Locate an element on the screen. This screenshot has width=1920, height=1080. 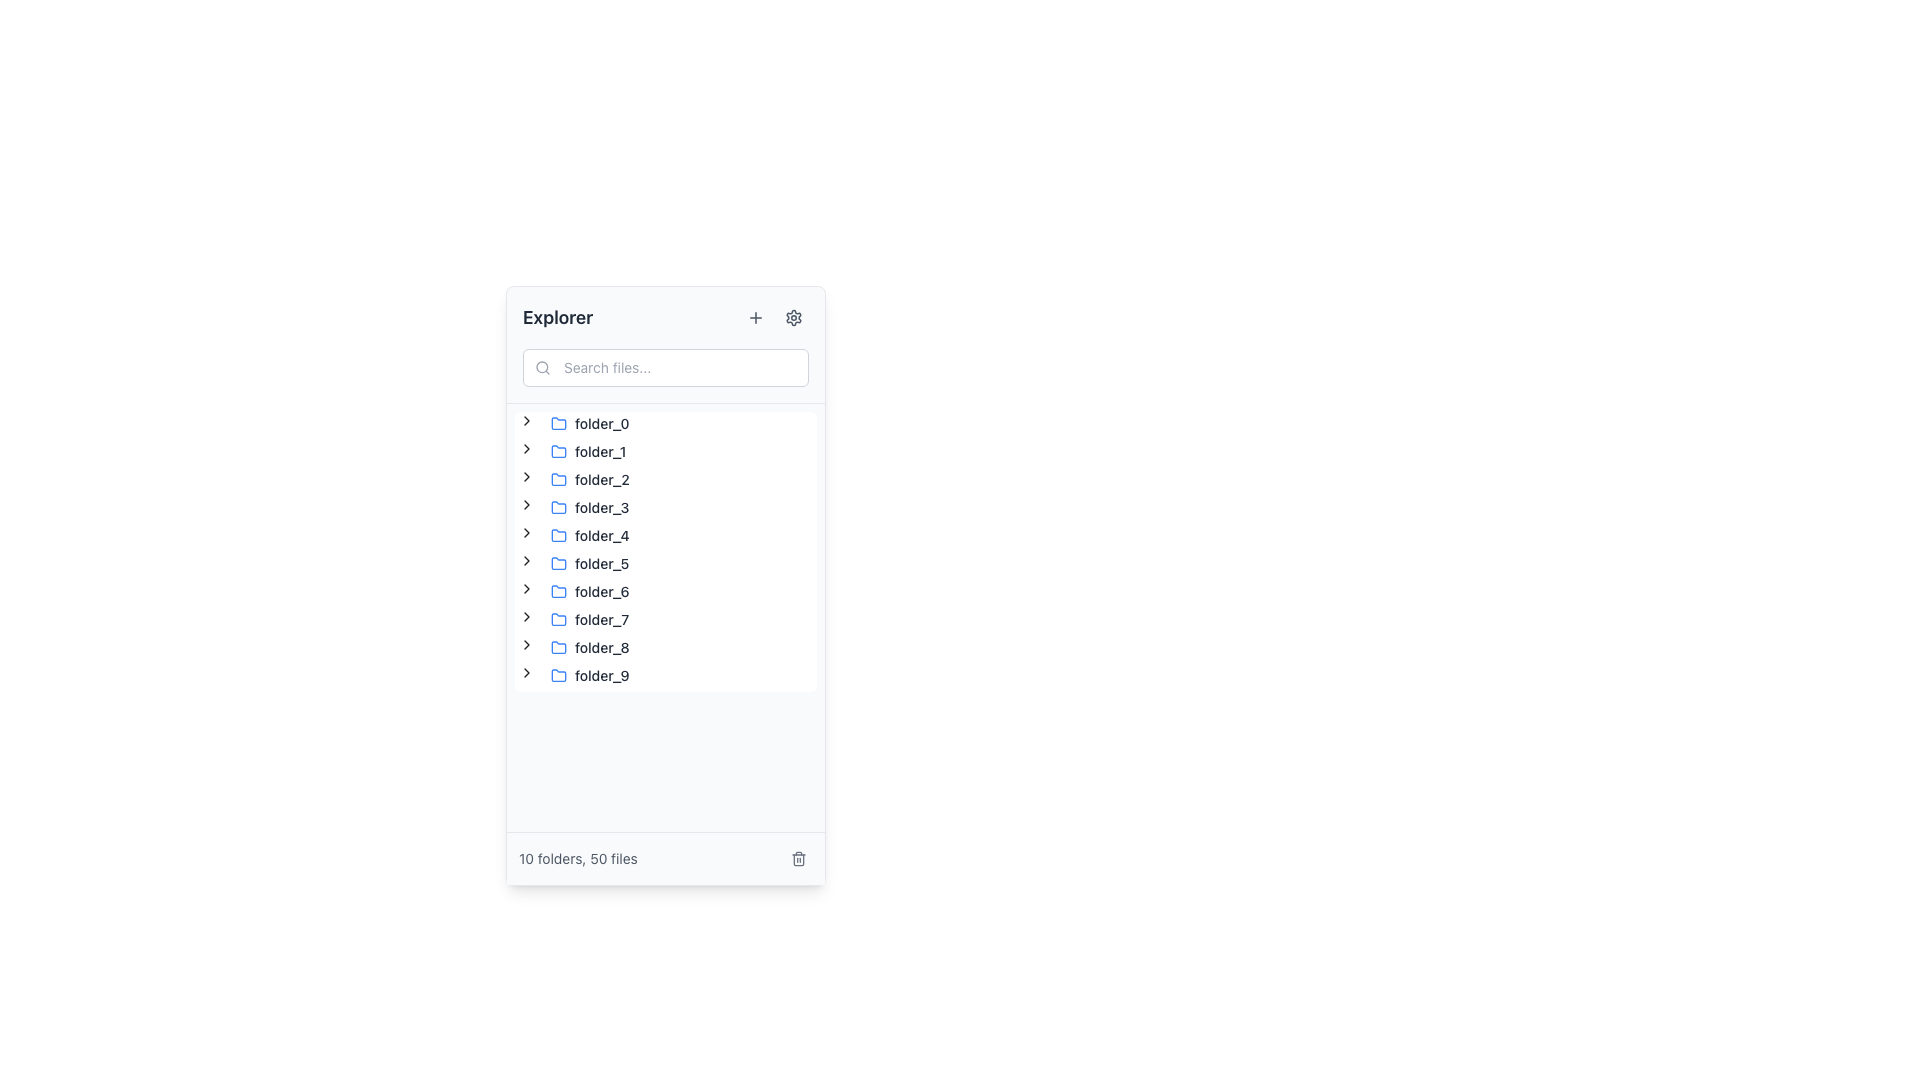
the trash can delete icon button located at the bottom-right corner of the panel, which features a minimalist design and a gray color indicating a disabled state is located at coordinates (797, 858).